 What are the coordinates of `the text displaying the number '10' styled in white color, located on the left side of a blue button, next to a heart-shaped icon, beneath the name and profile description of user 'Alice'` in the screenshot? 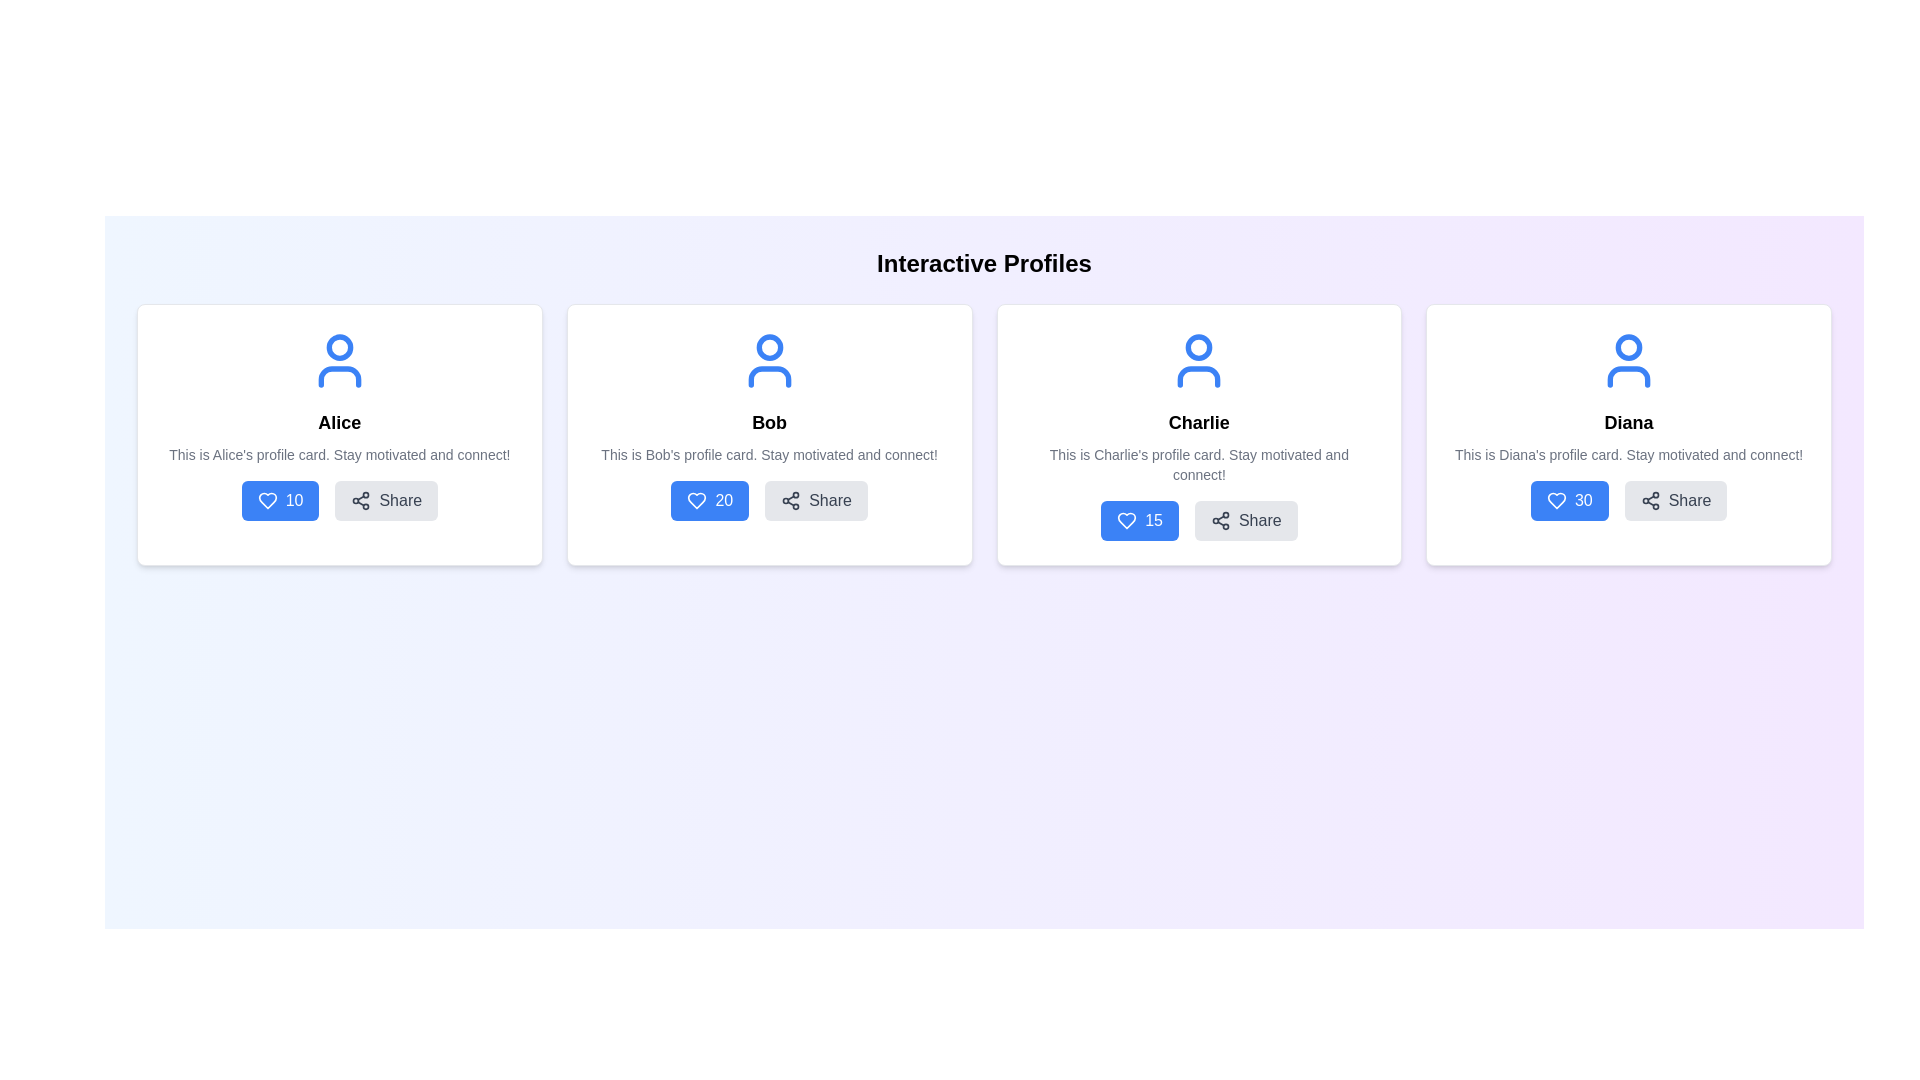 It's located at (293, 500).